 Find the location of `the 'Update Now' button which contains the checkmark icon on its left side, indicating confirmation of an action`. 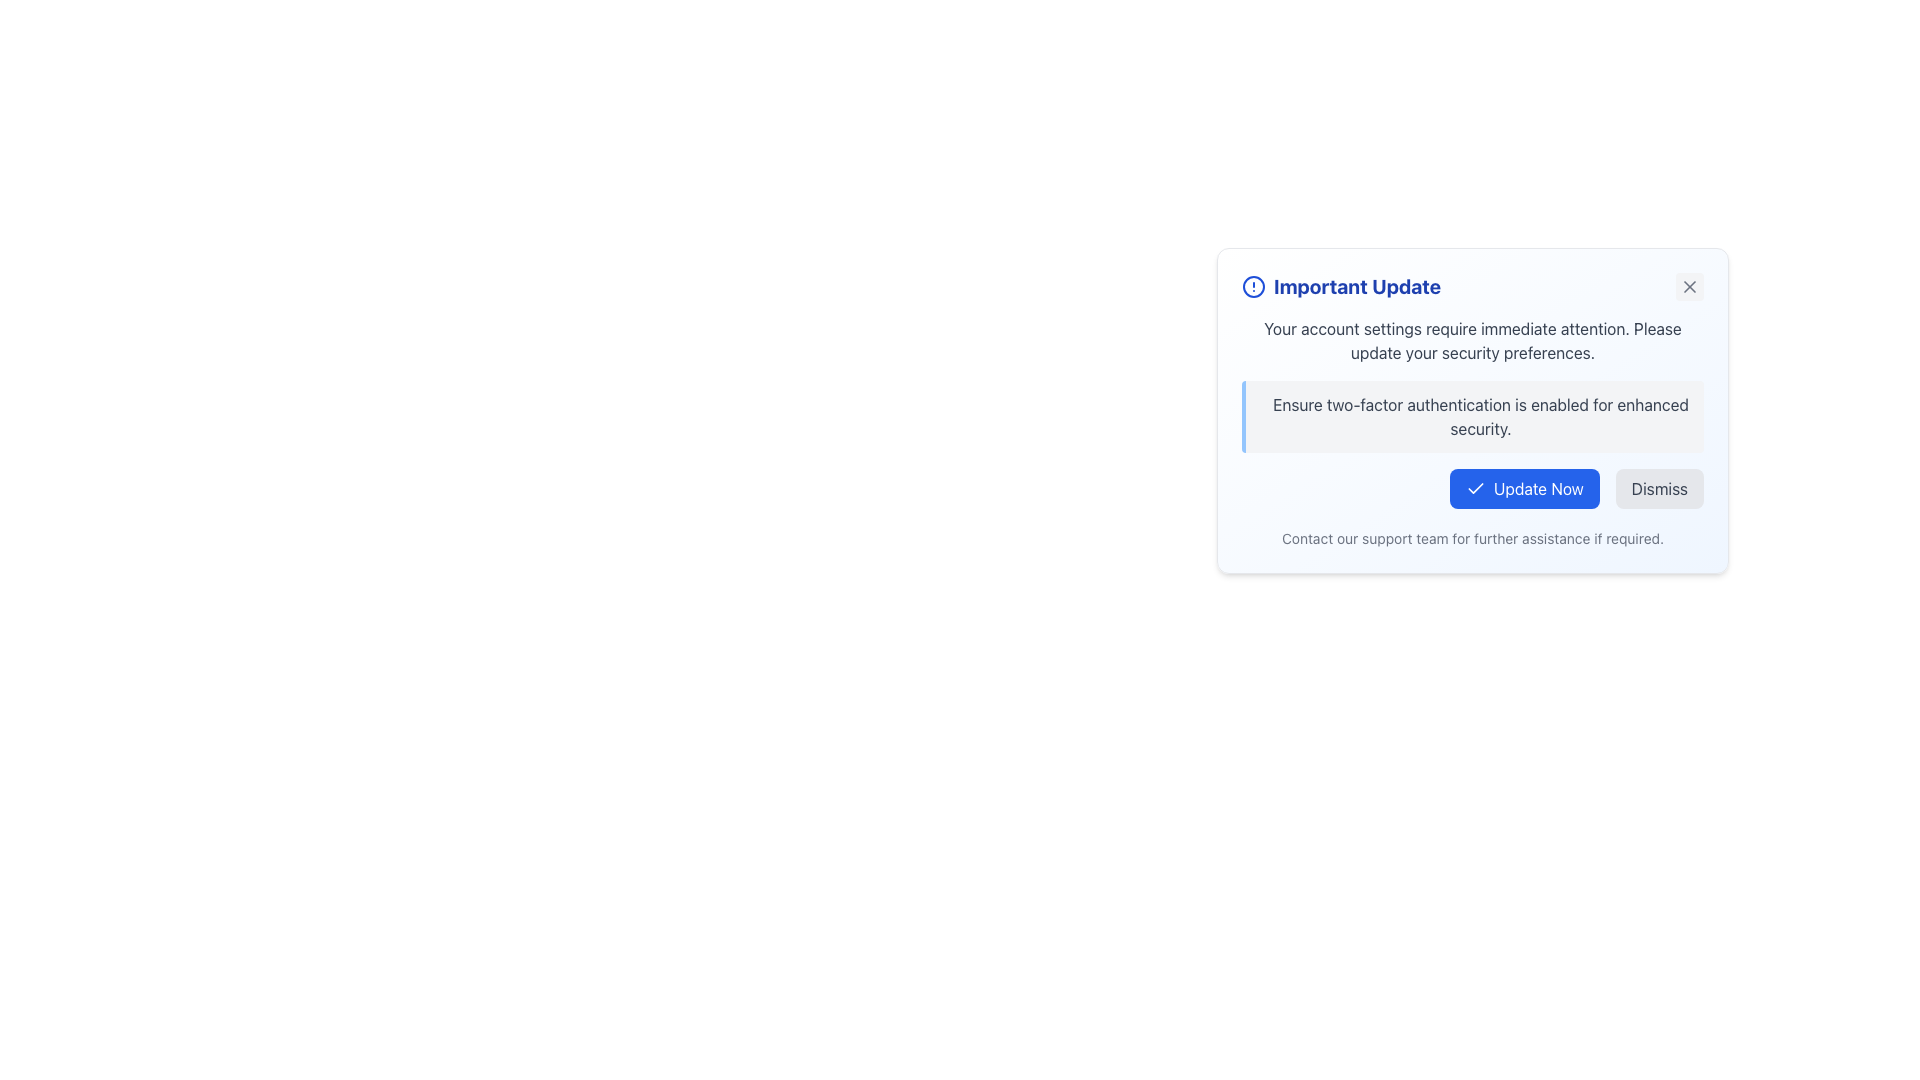

the 'Update Now' button which contains the checkmark icon on its left side, indicating confirmation of an action is located at coordinates (1475, 489).